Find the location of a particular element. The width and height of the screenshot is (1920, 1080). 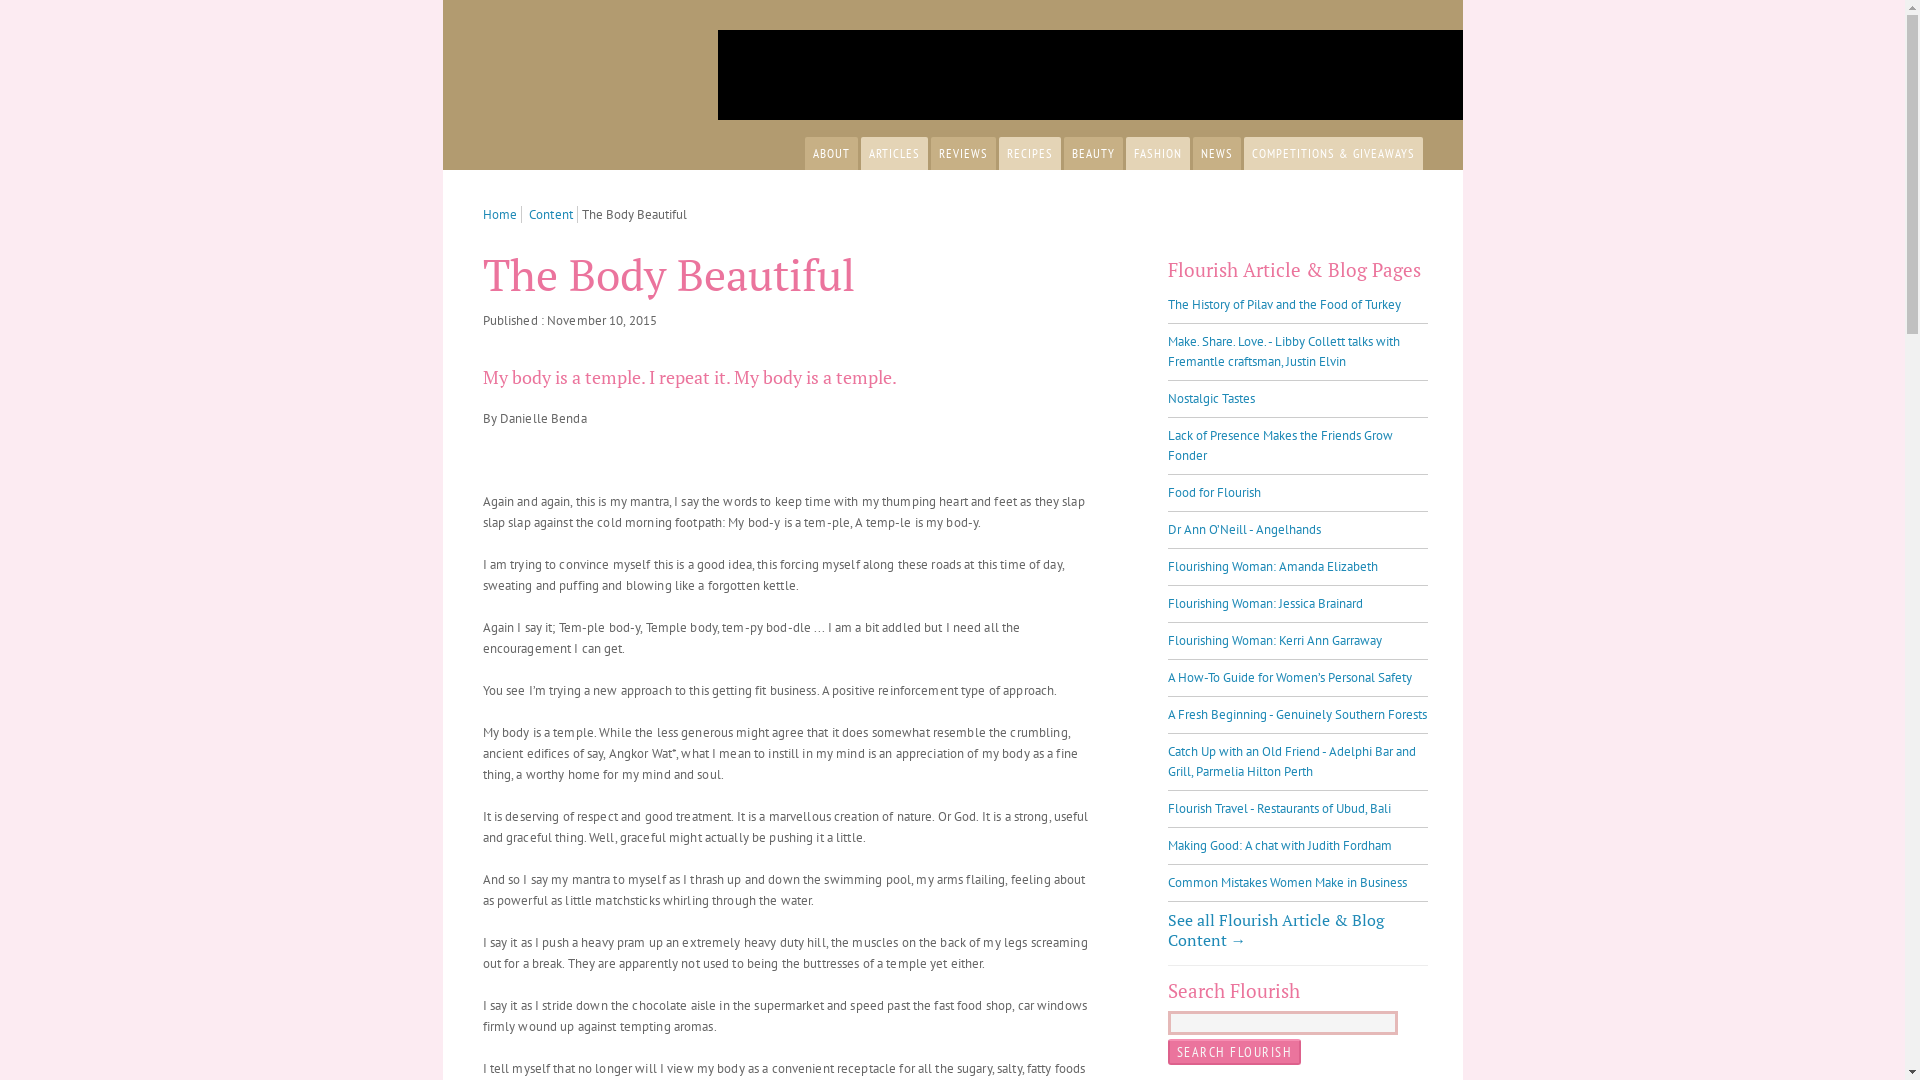

'Flourish Travel - Restaurants of Ubud, Bali' is located at coordinates (1278, 807).